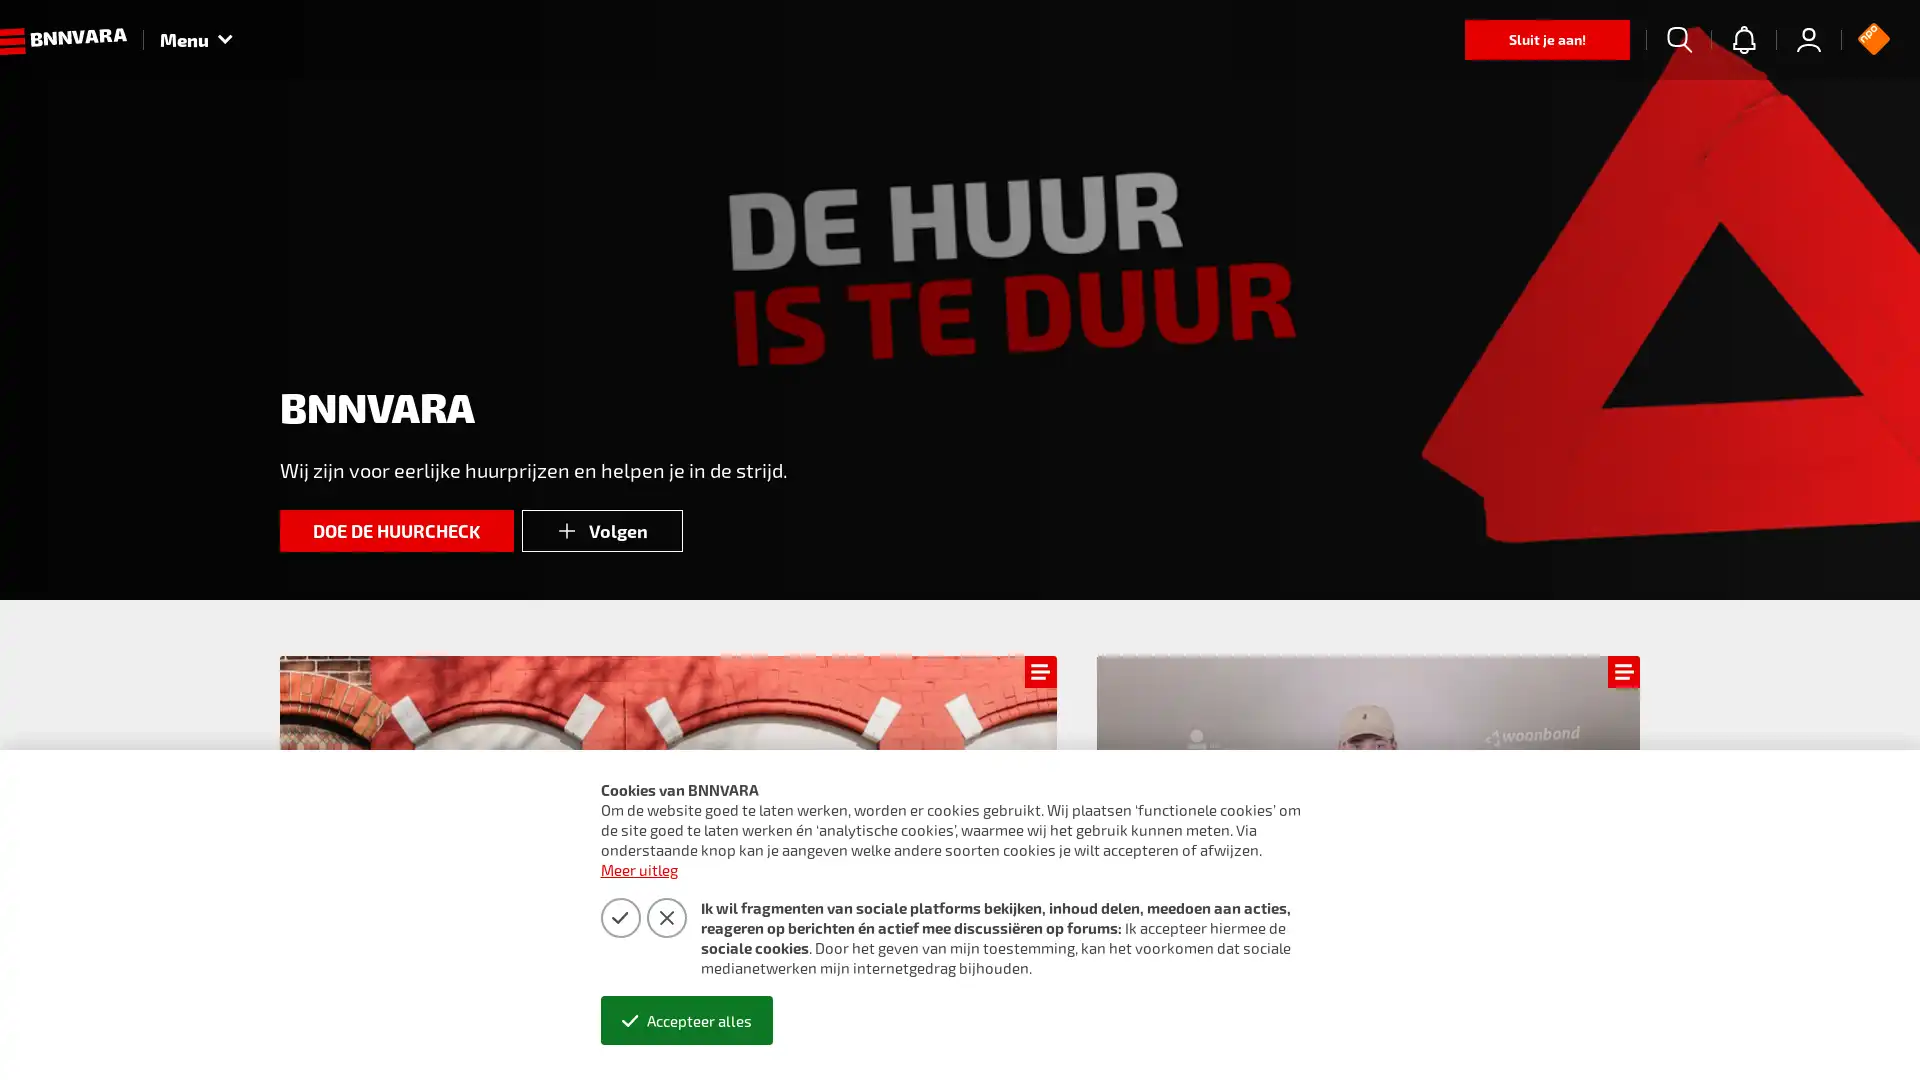 This screenshot has width=1920, height=1080. I want to click on zoek, so click(1679, 39).